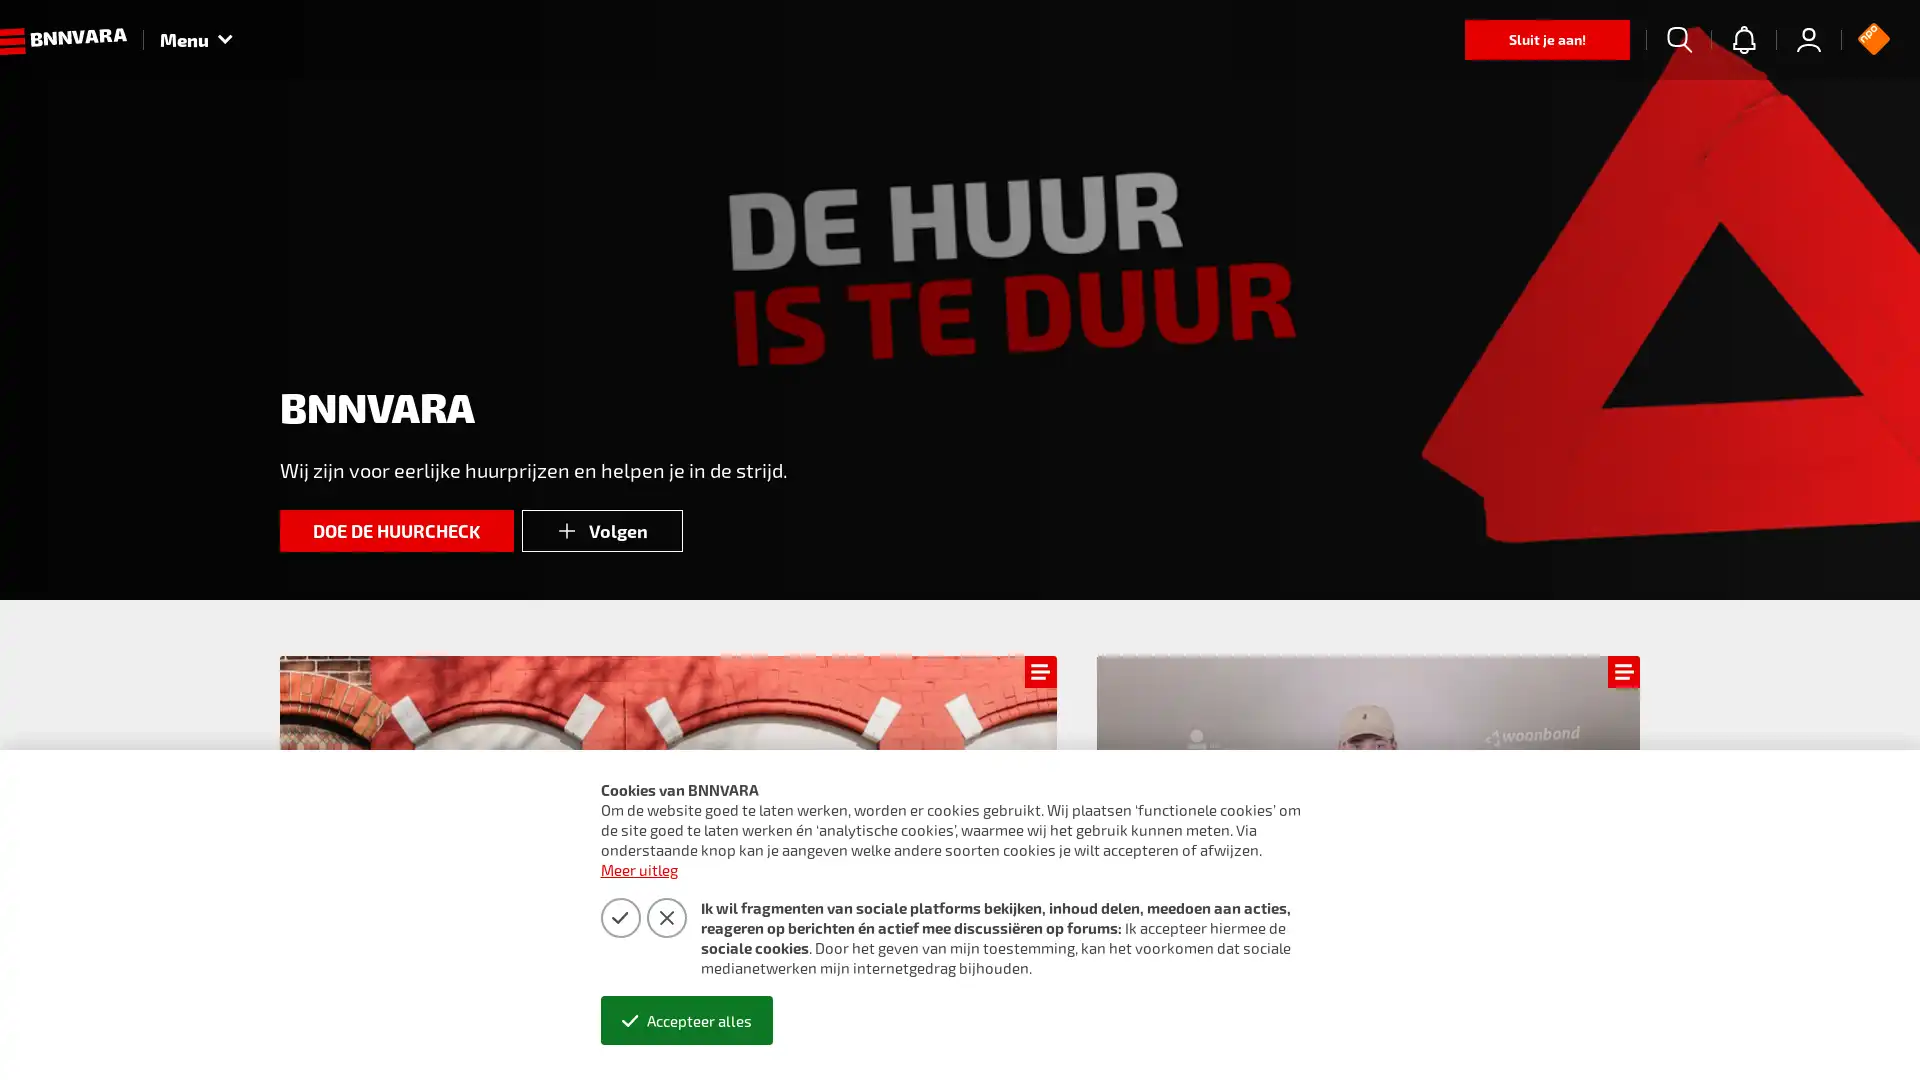 This screenshot has width=1920, height=1080. I want to click on zoek, so click(1679, 39).